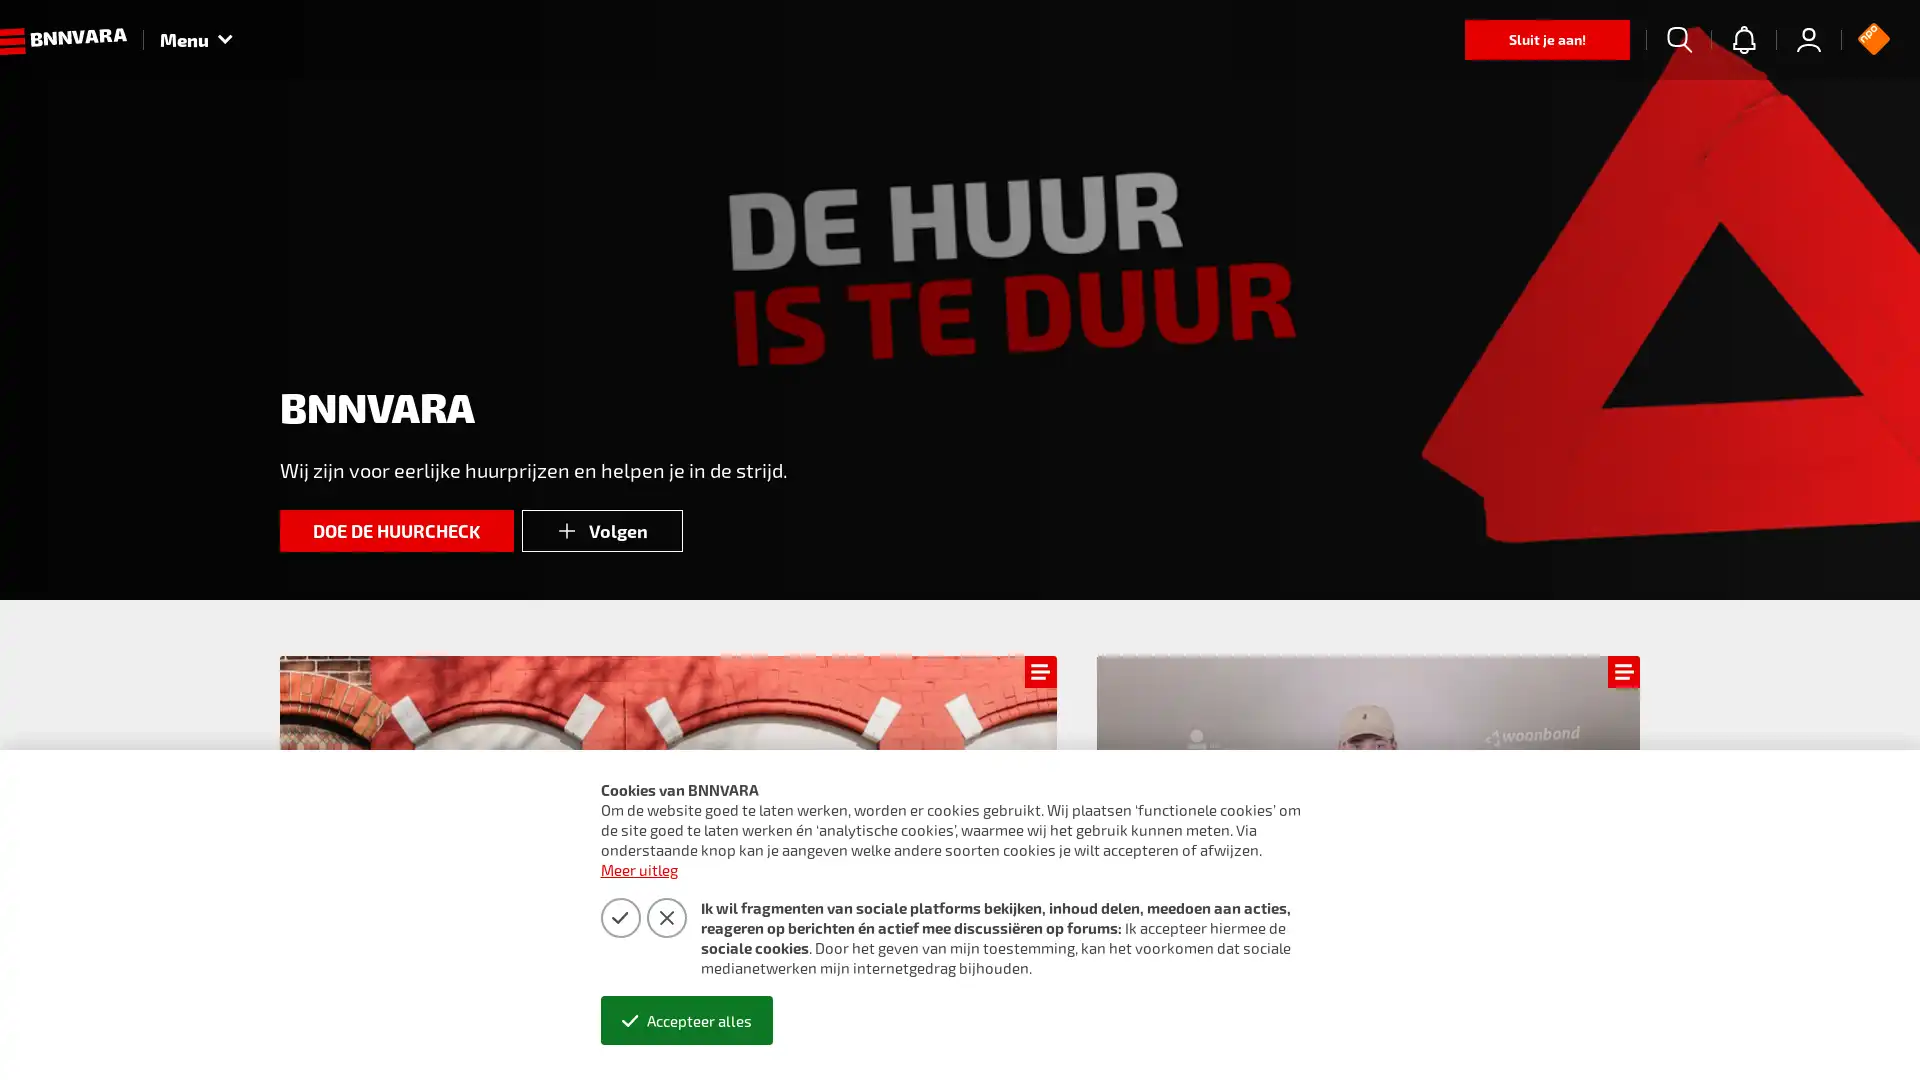 This screenshot has width=1920, height=1080. I want to click on zoek, so click(1679, 39).